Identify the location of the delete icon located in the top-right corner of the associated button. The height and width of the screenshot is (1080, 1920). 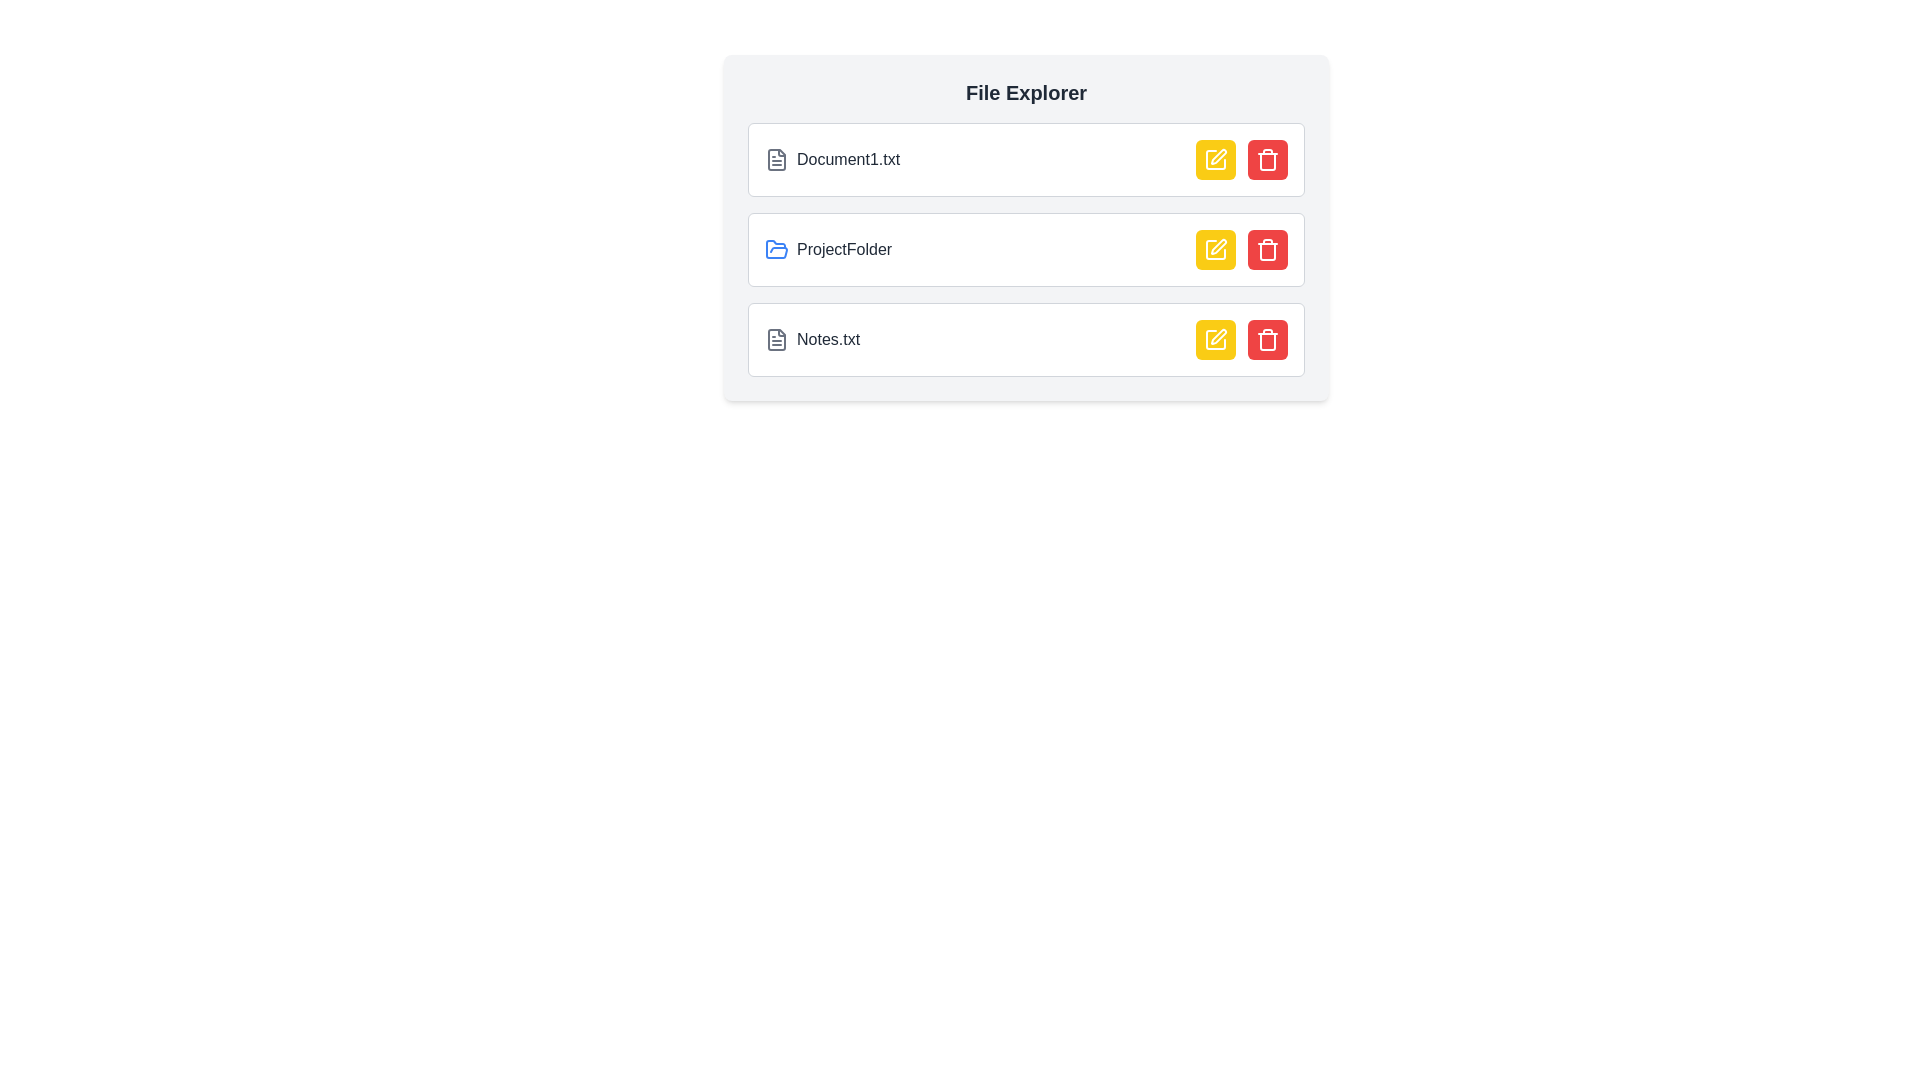
(1266, 338).